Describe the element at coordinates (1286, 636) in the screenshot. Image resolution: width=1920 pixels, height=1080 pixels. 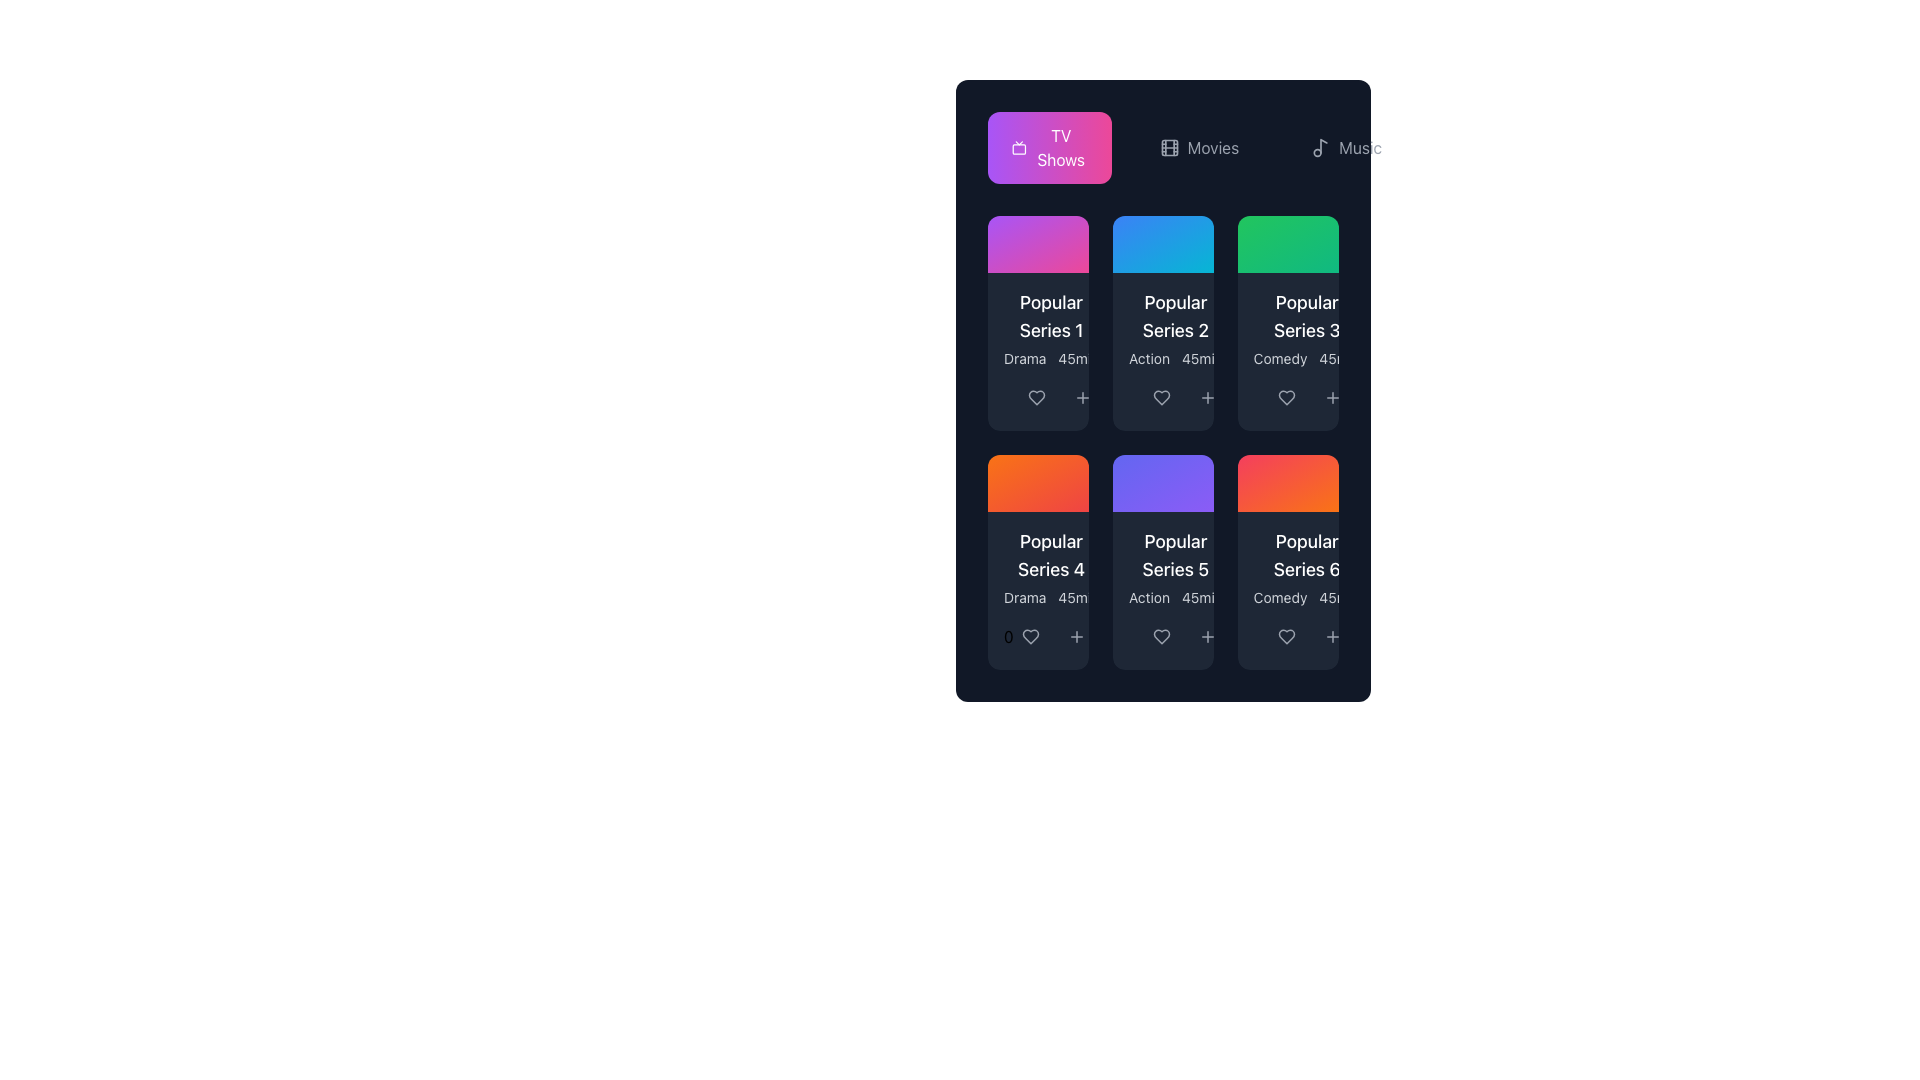
I see `the heart-shaped icon button located in the last row of icons below the 'Popular Series 6' card to mark it as a favorite` at that location.